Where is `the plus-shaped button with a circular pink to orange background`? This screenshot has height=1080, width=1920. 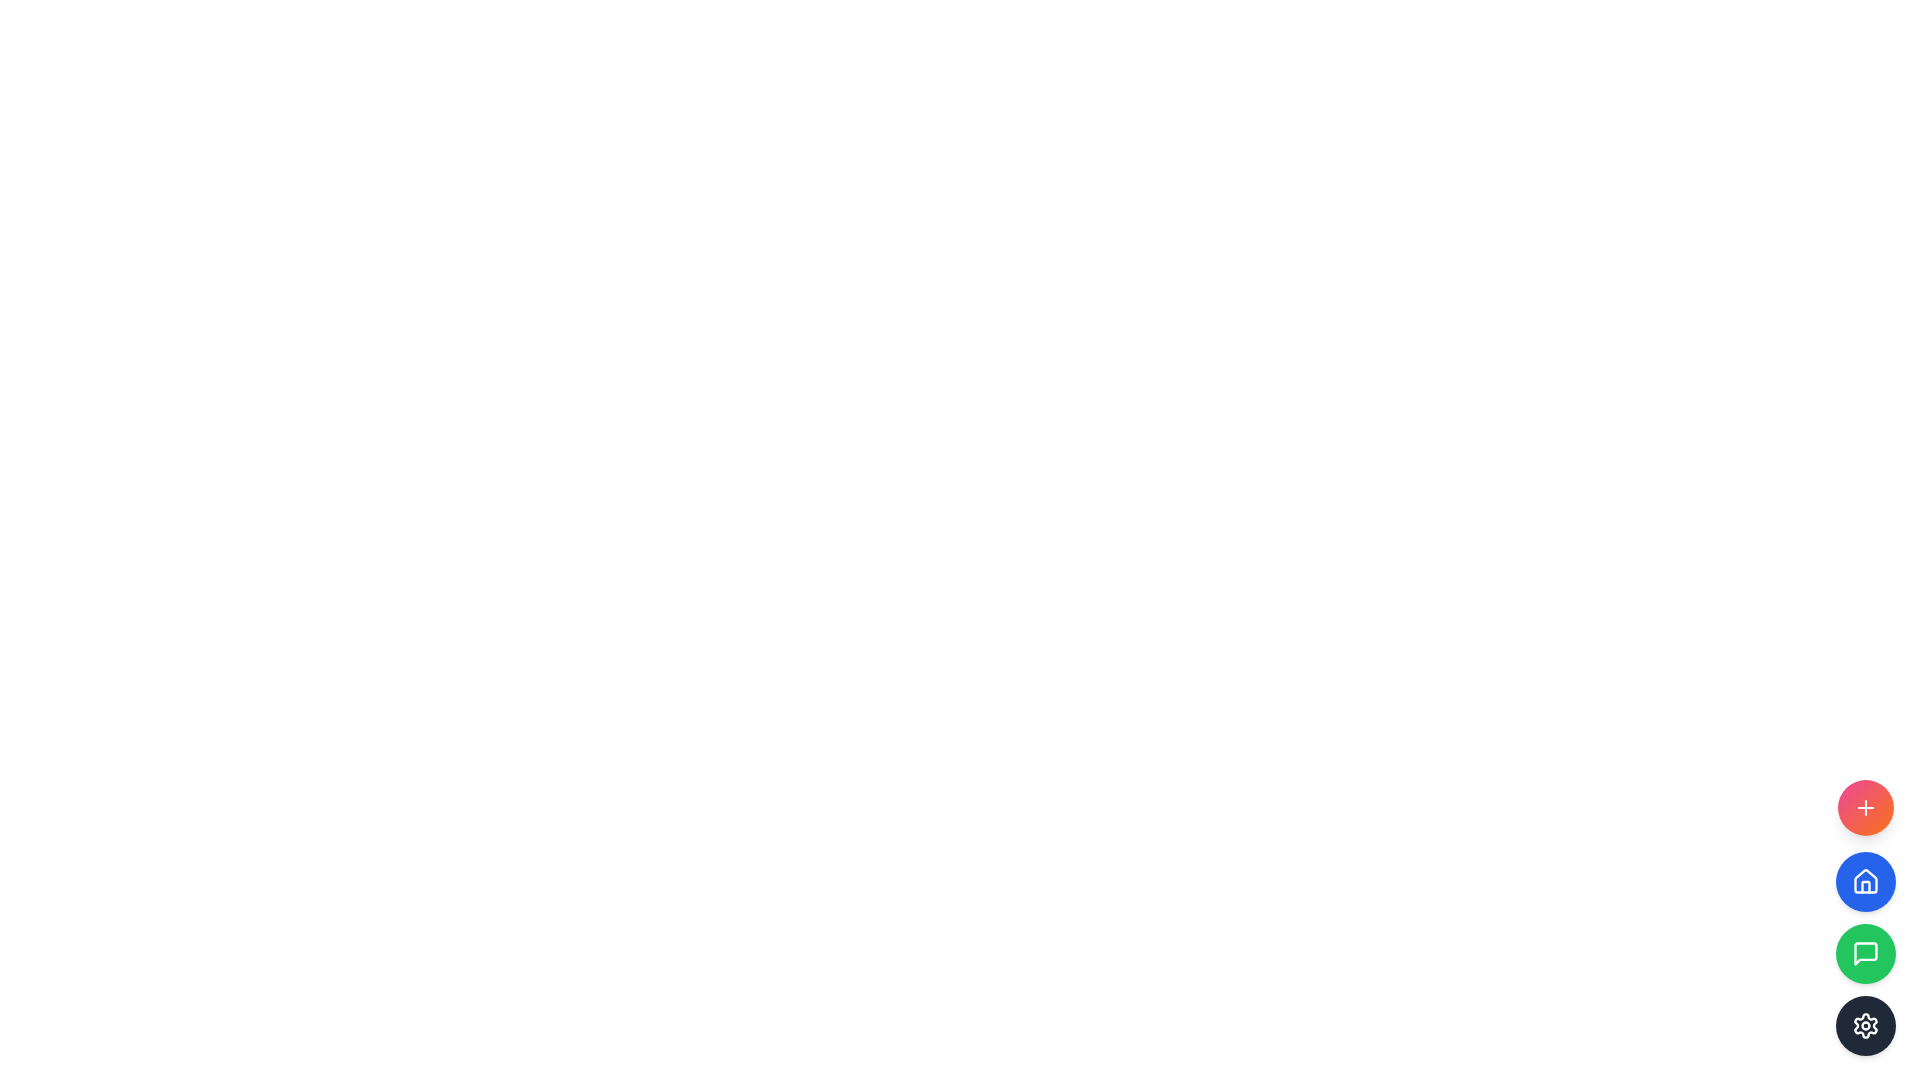 the plus-shaped button with a circular pink to orange background is located at coordinates (1865, 806).